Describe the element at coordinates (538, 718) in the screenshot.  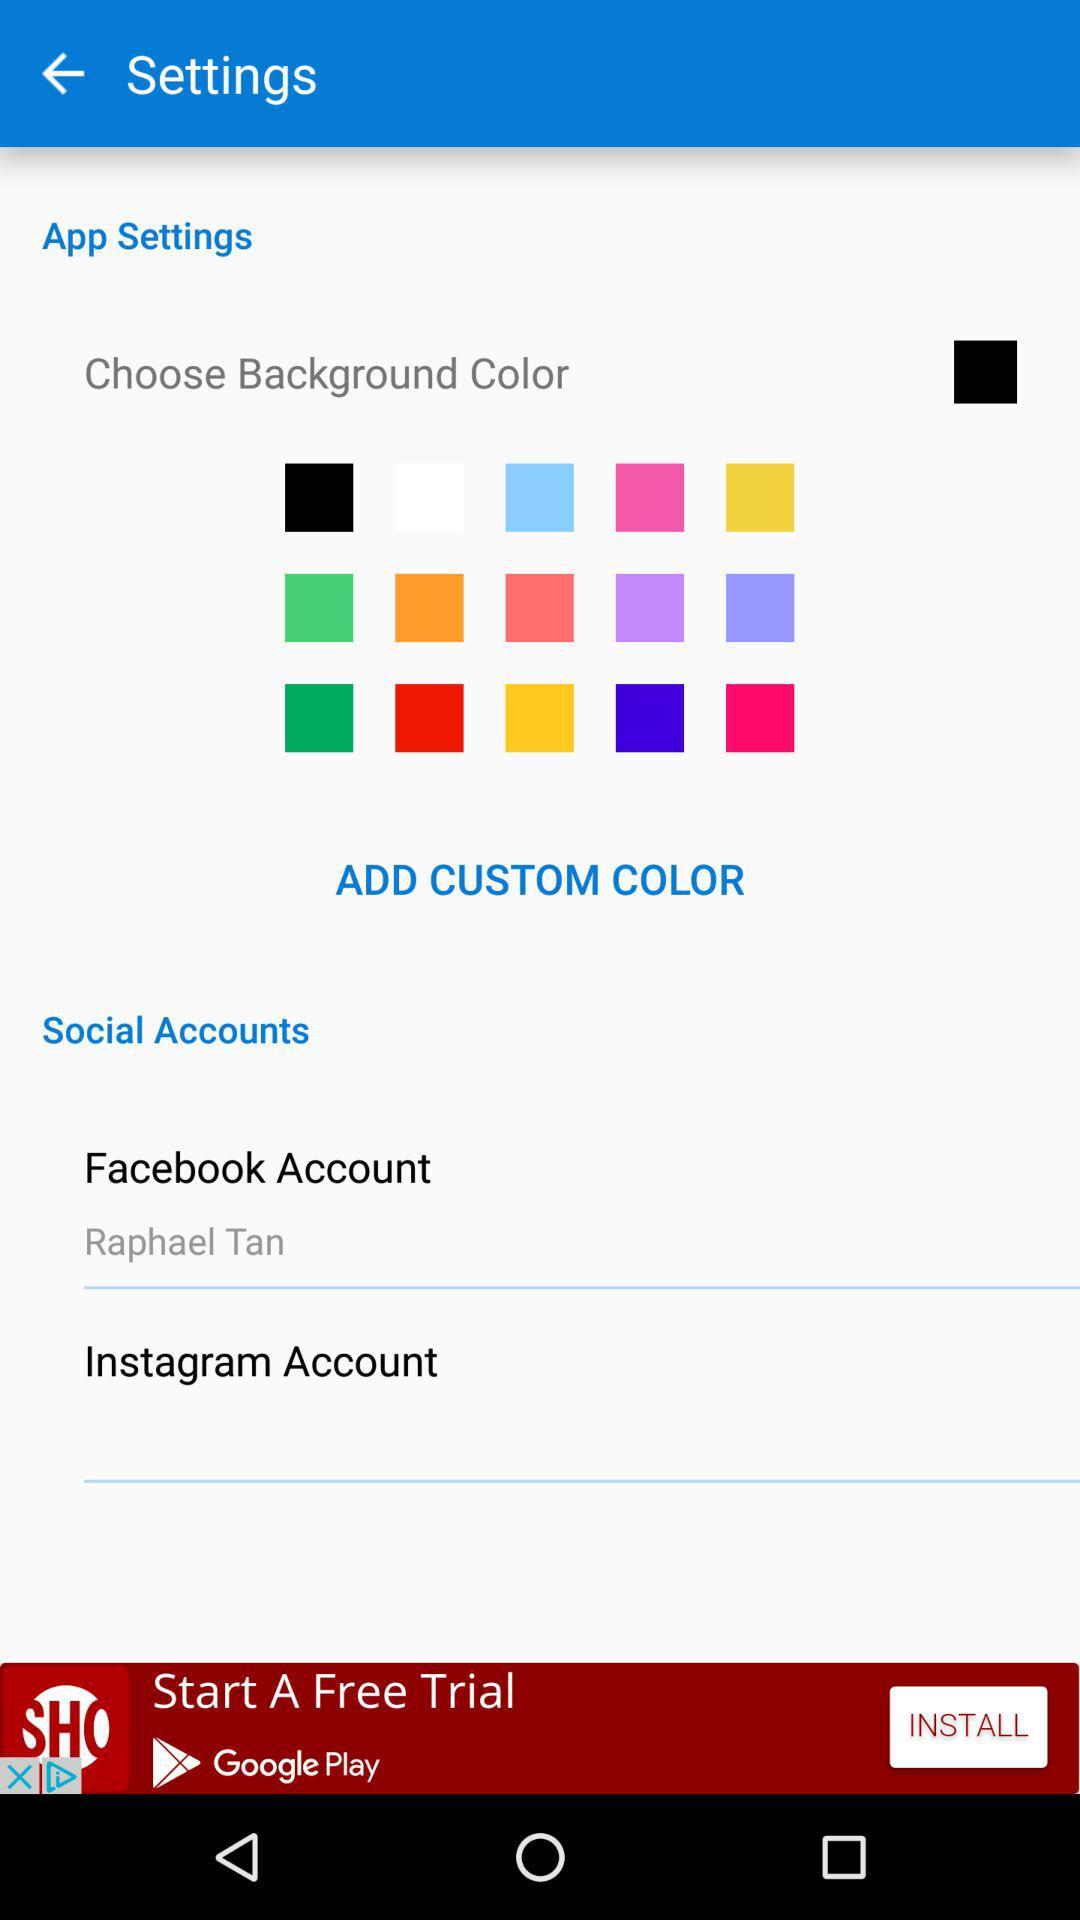
I see `colour selection` at that location.